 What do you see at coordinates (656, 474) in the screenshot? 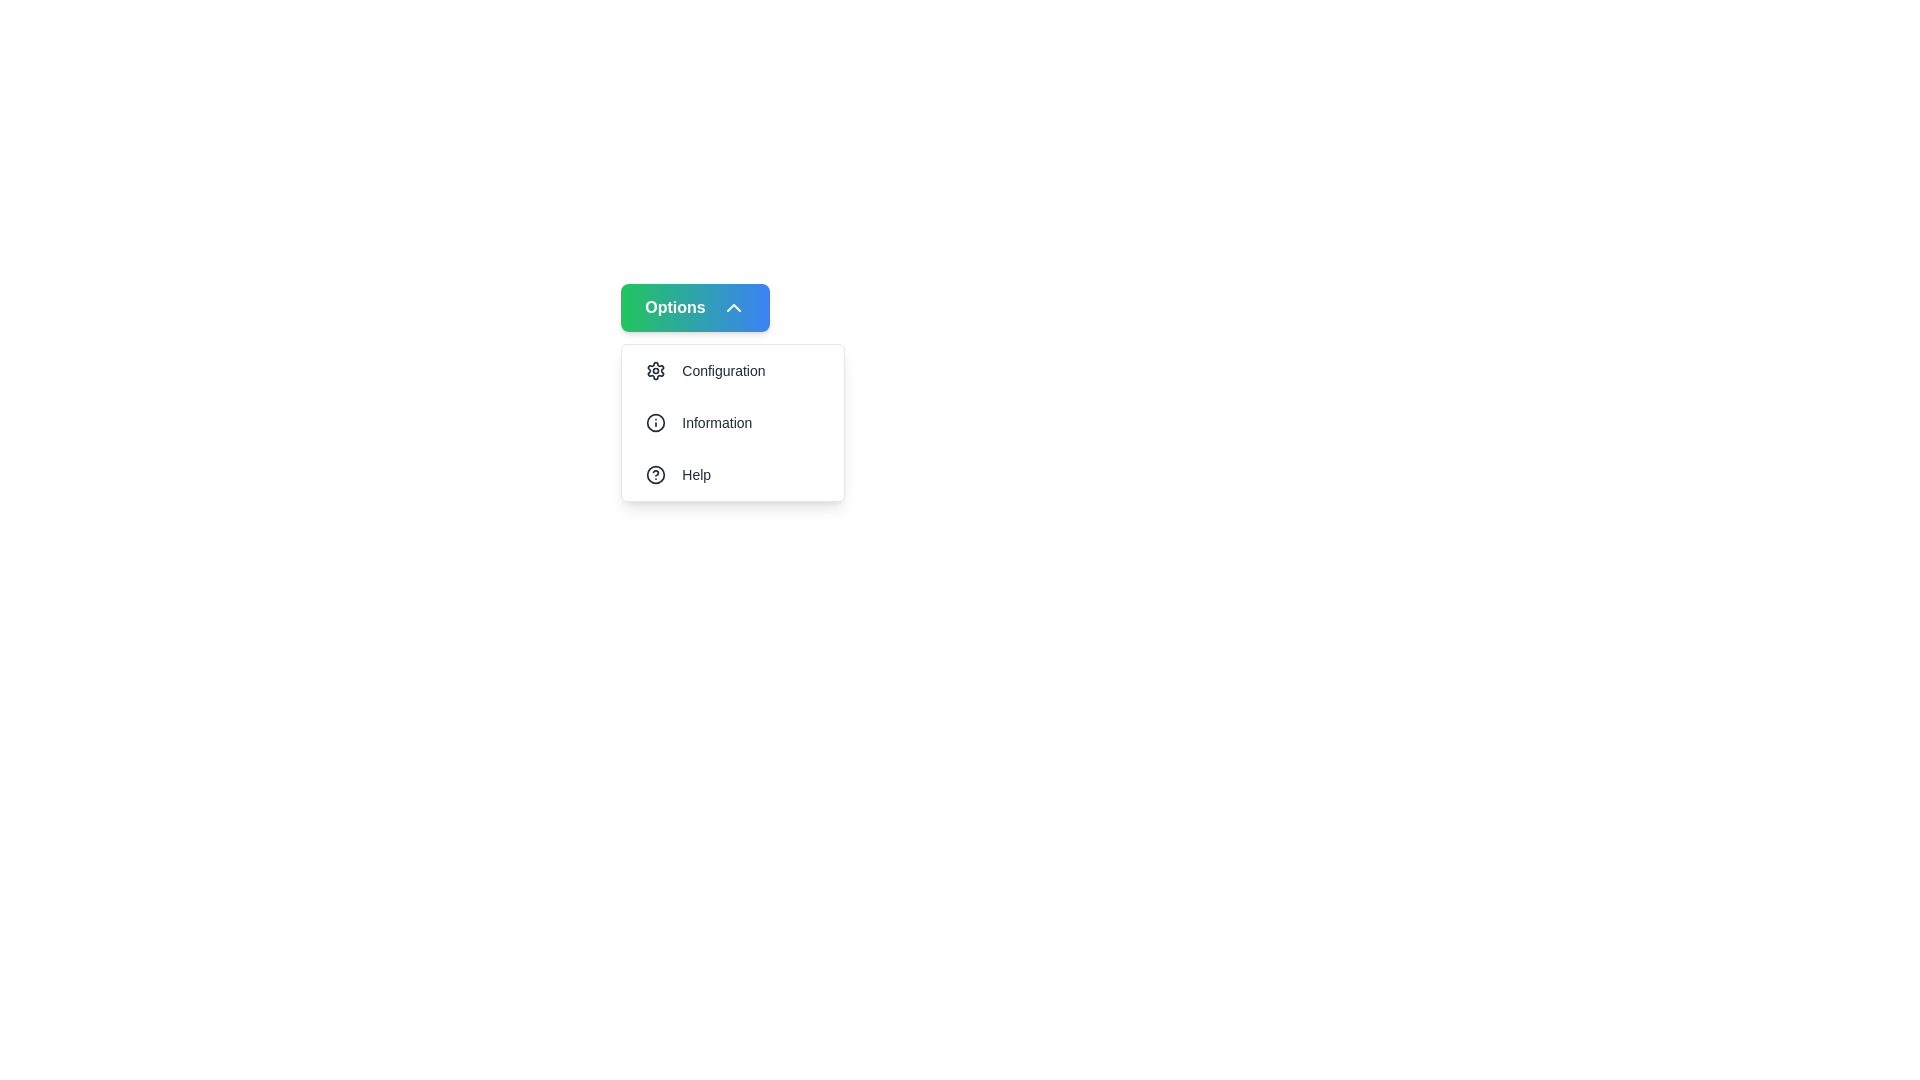
I see `the circular outline icon representing a help symbol in the dropdown menu below the 'Information' option` at bounding box center [656, 474].